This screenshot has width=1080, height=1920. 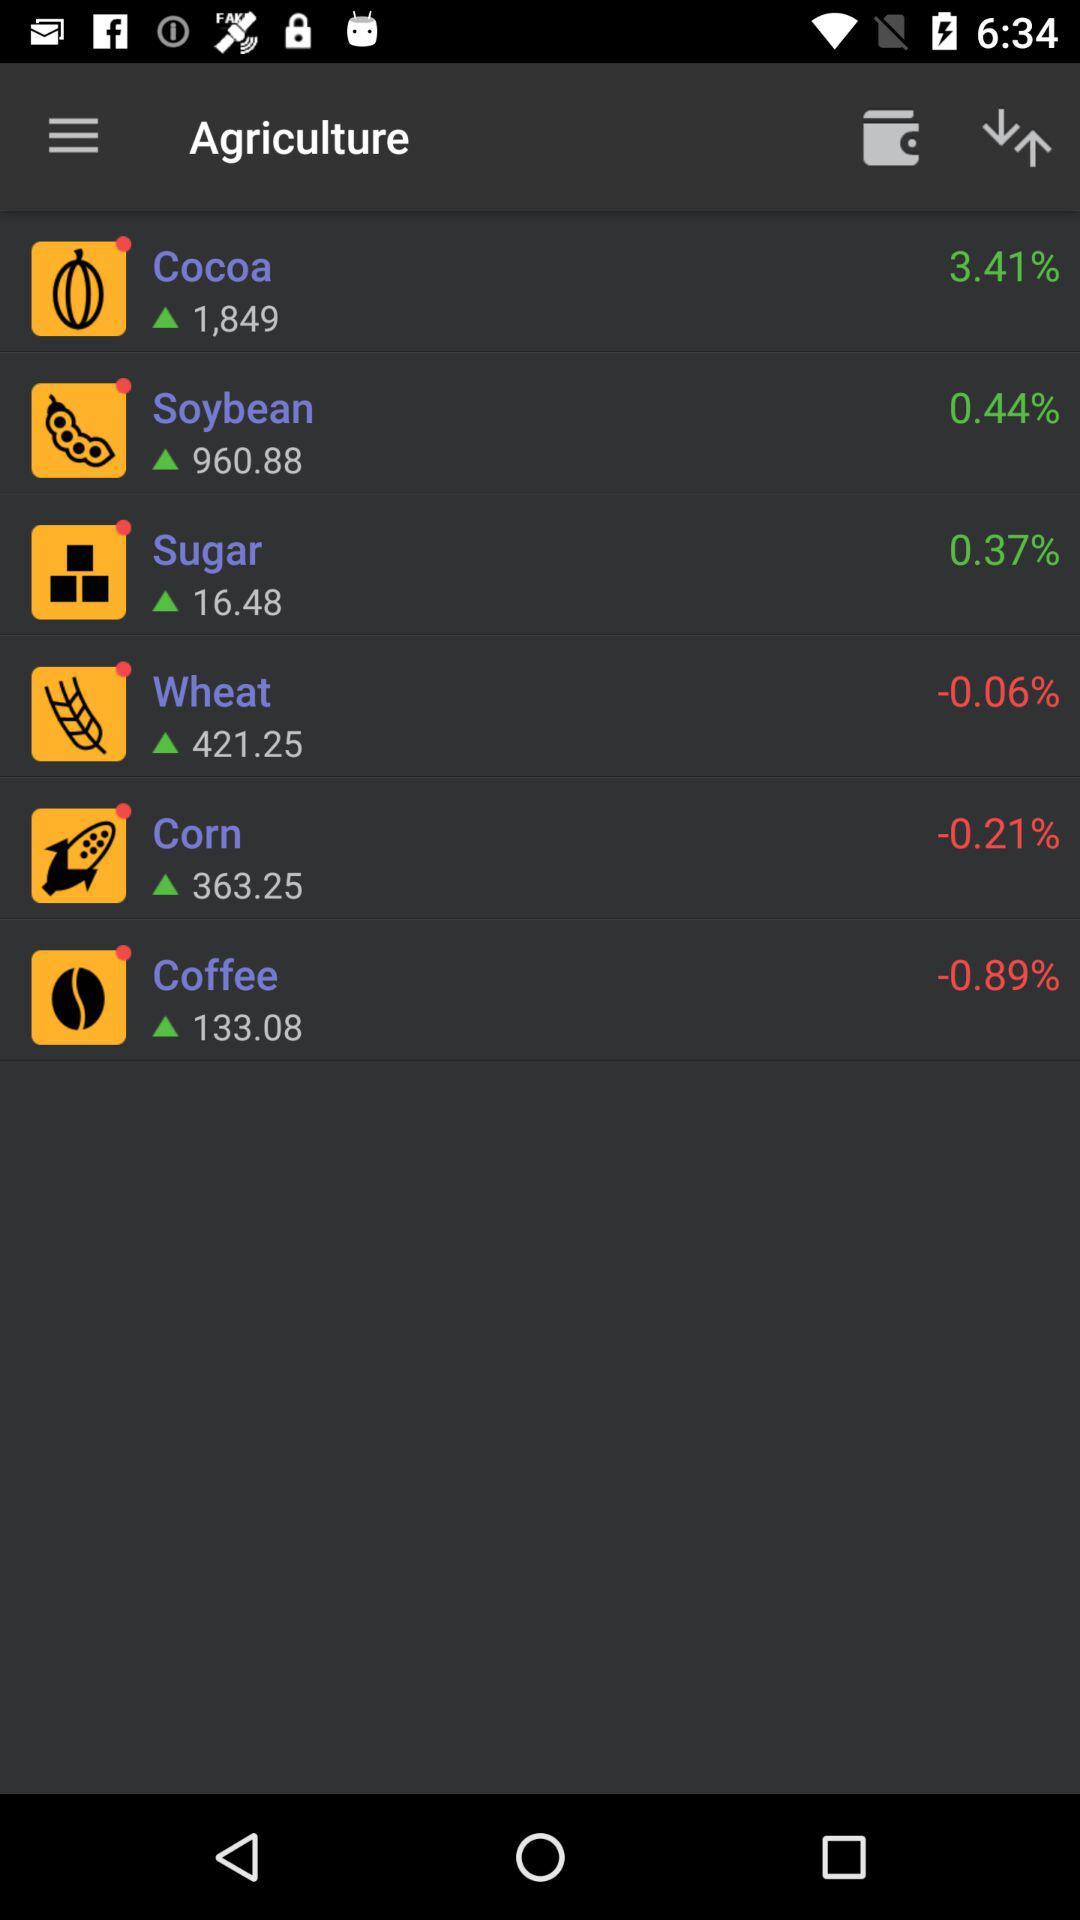 What do you see at coordinates (890, 135) in the screenshot?
I see `the app next to agriculture item` at bounding box center [890, 135].